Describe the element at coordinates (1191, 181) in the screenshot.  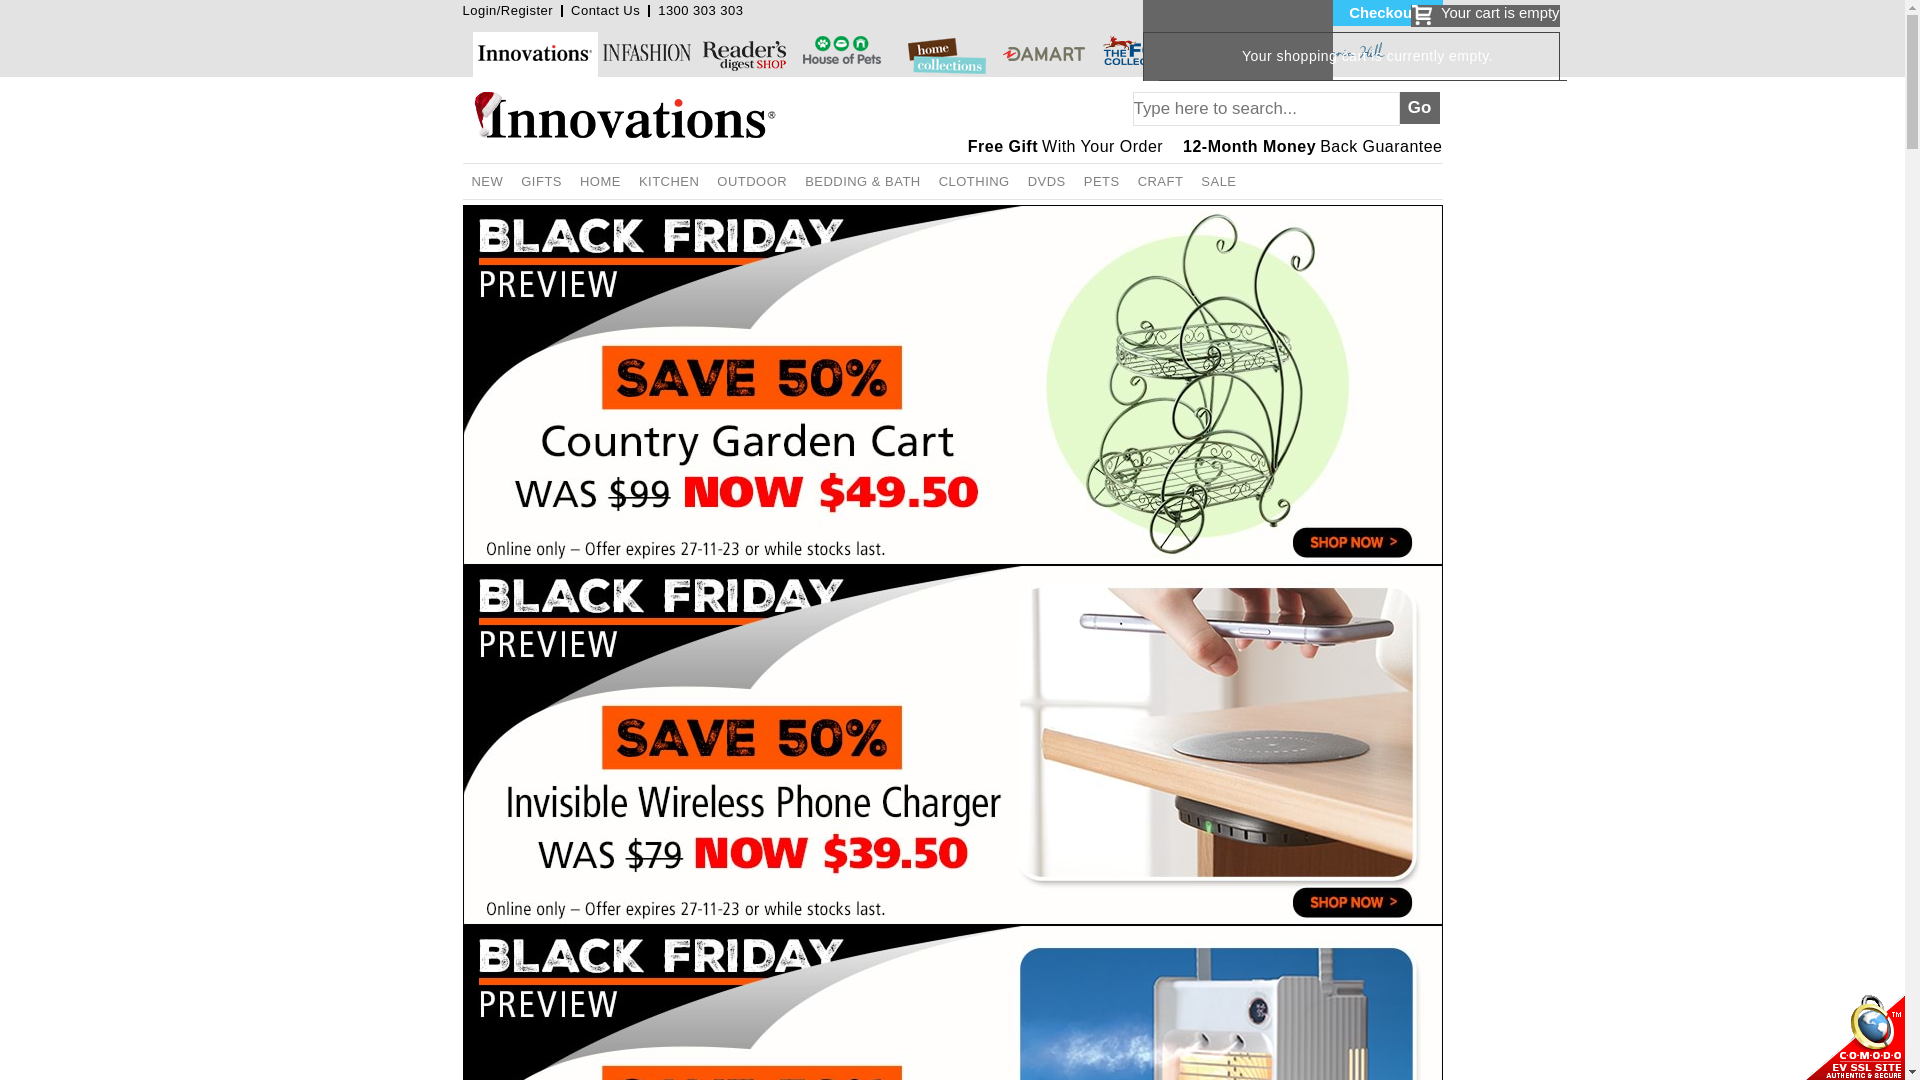
I see `'SALE'` at that location.